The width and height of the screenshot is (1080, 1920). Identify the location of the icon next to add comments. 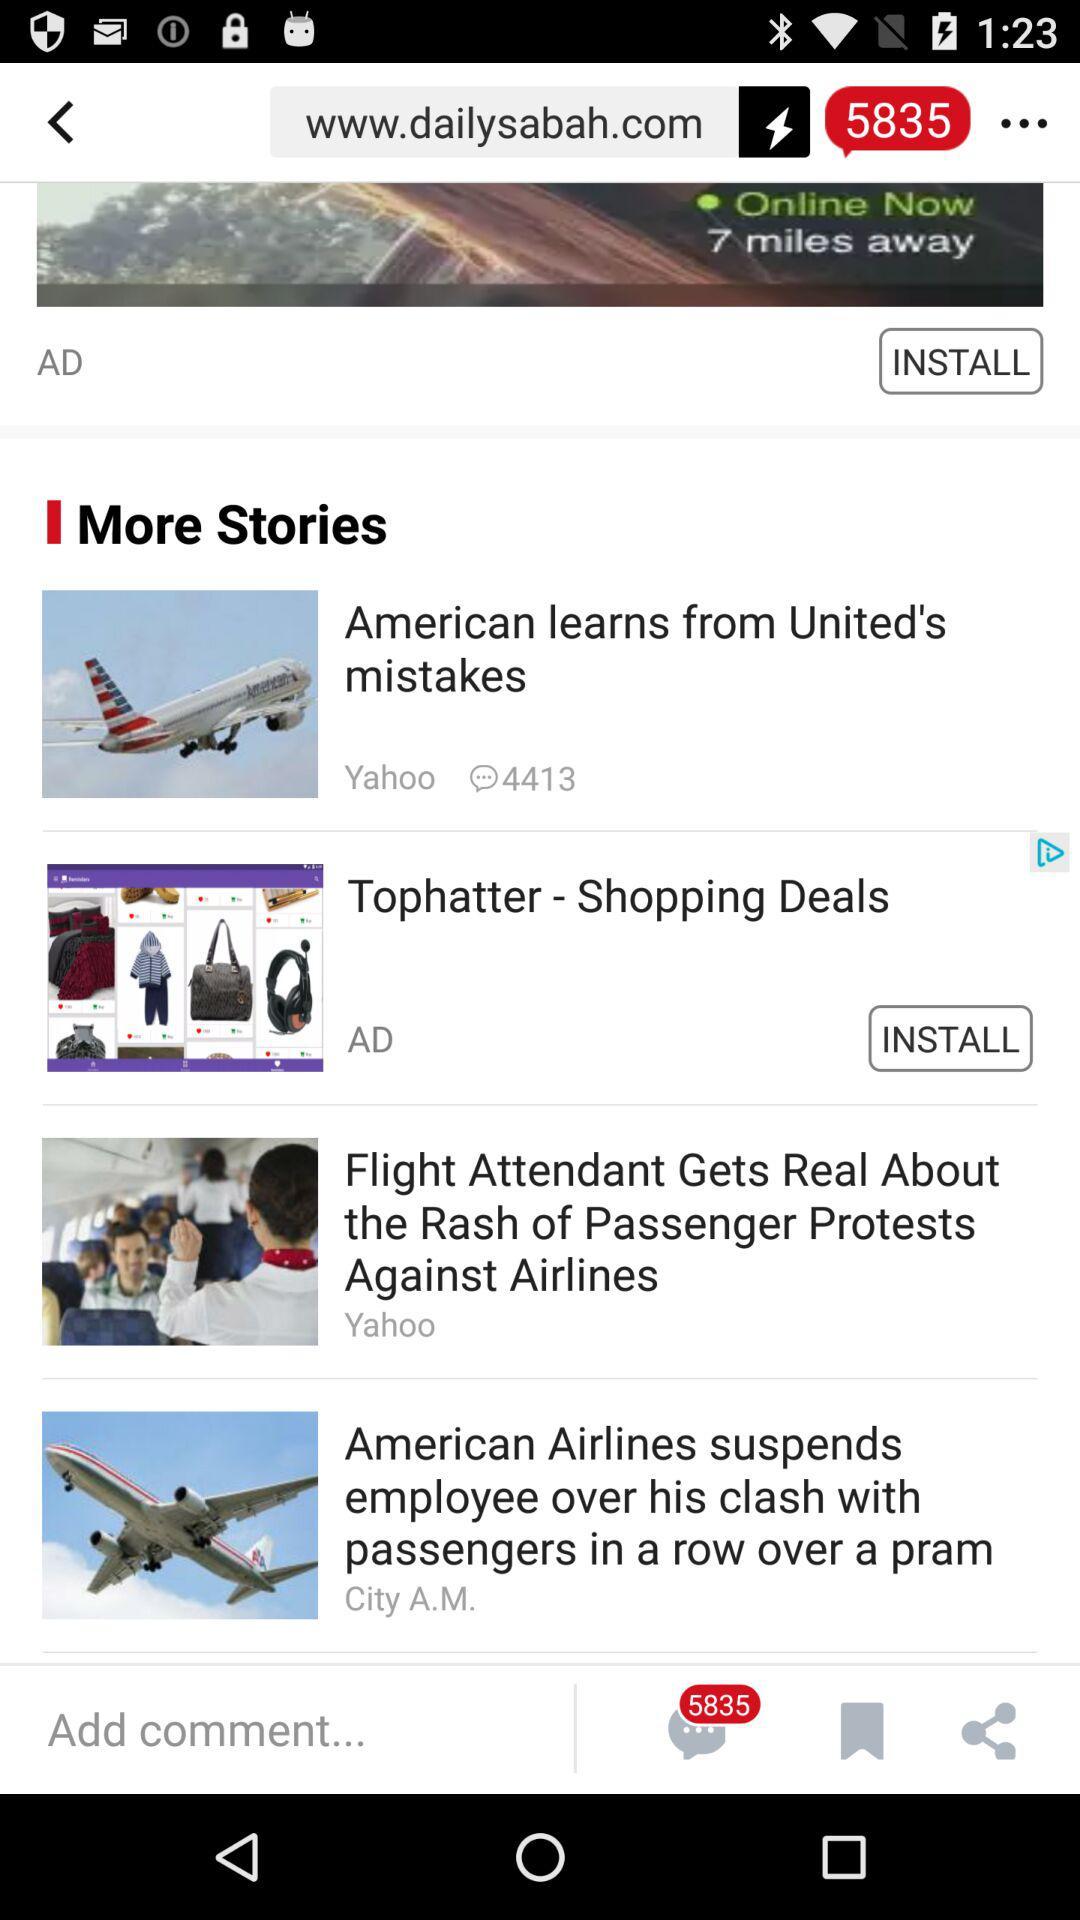
(693, 1727).